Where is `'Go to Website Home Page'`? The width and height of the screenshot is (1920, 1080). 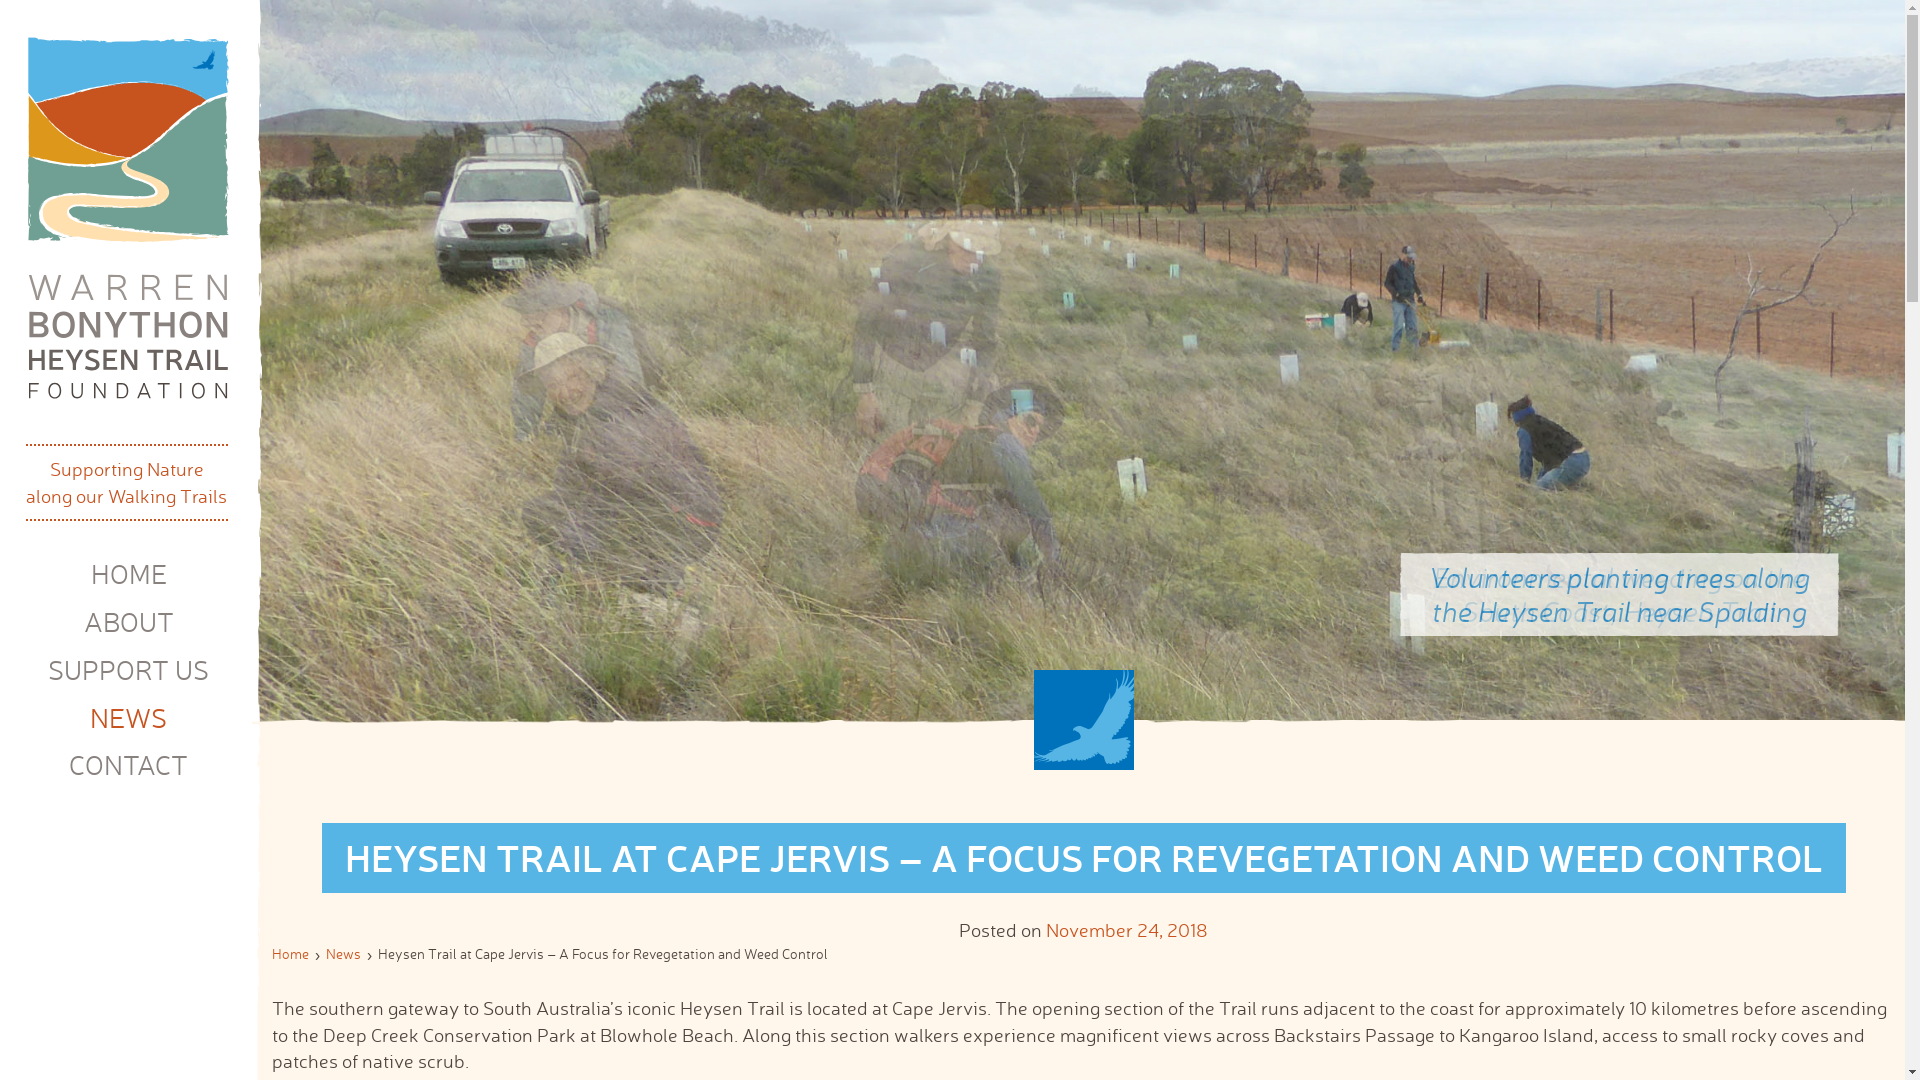
'Go to Website Home Page' is located at coordinates (127, 219).